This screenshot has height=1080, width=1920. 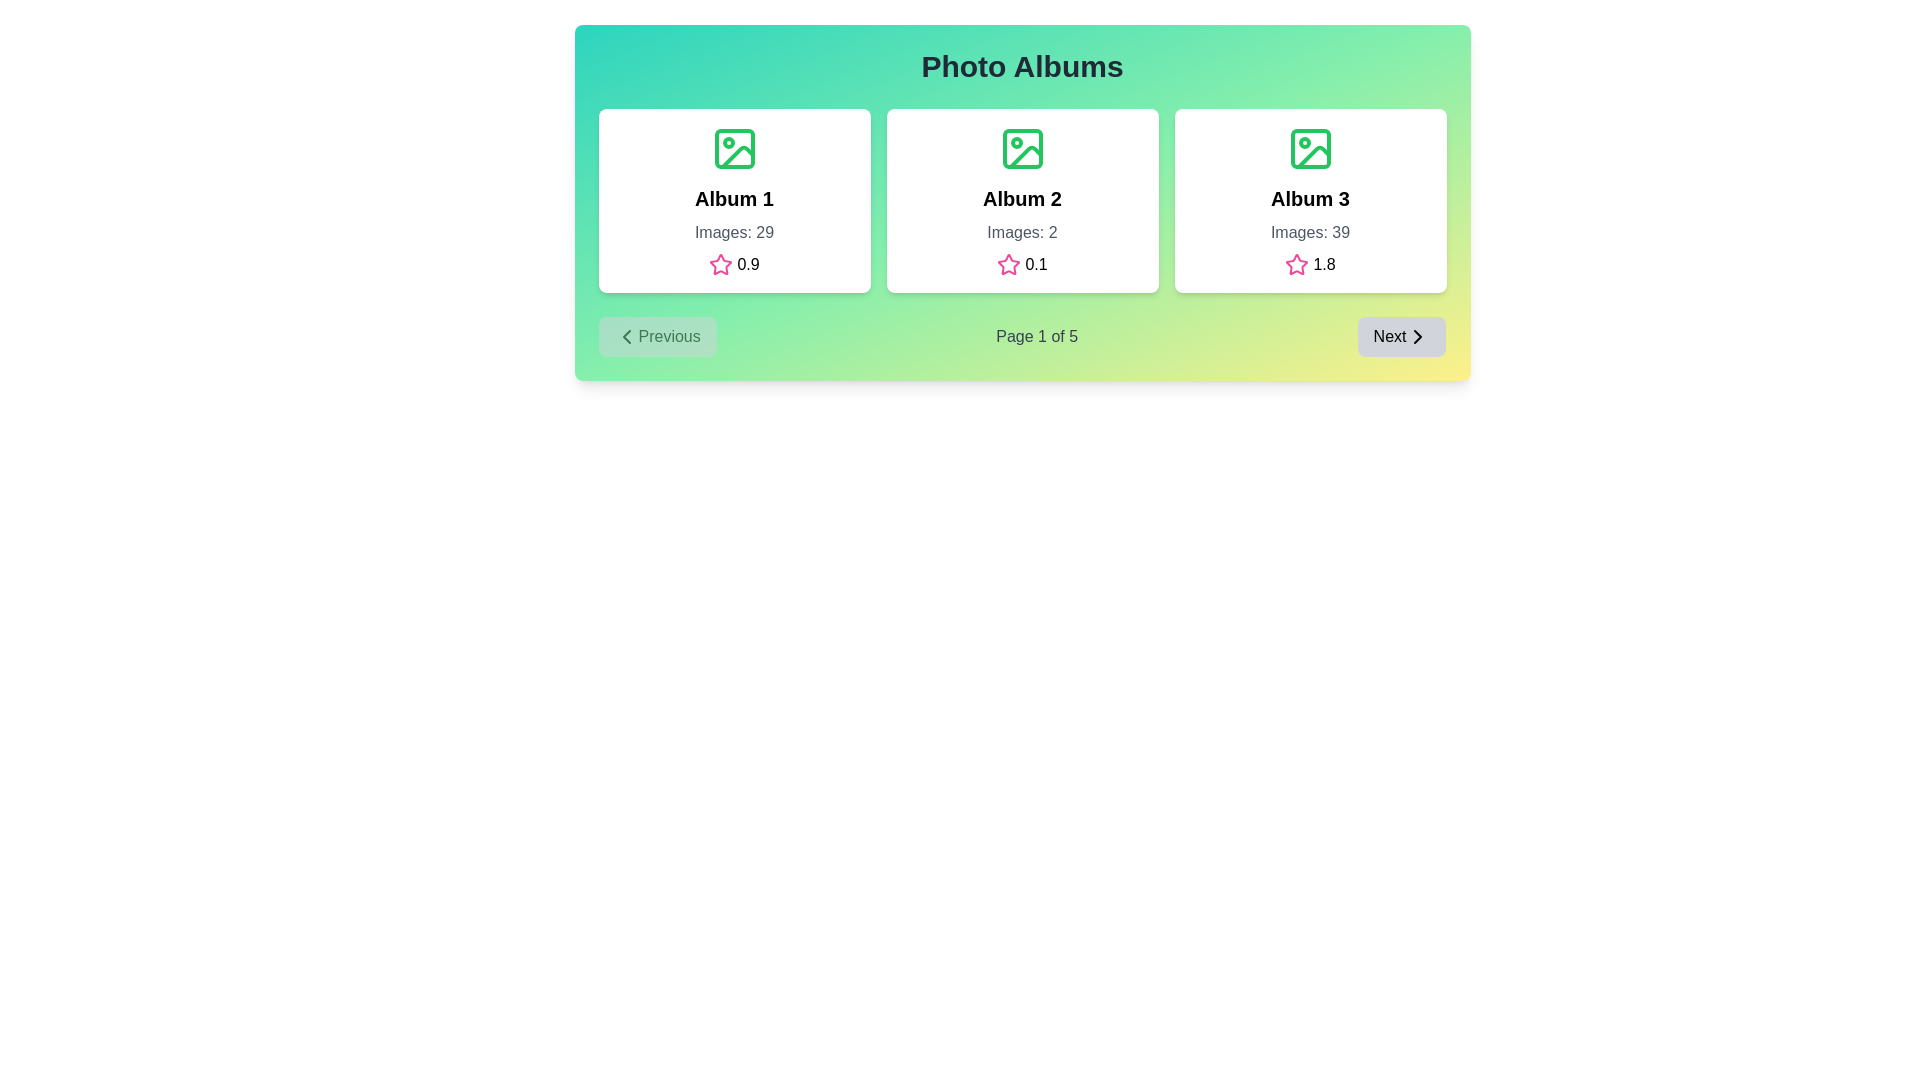 I want to click on the bold, large-sized text label displaying 'Album 2' located in the second card of the 'Photo Albums' section, positioned near the top center of its card, so click(x=1022, y=199).